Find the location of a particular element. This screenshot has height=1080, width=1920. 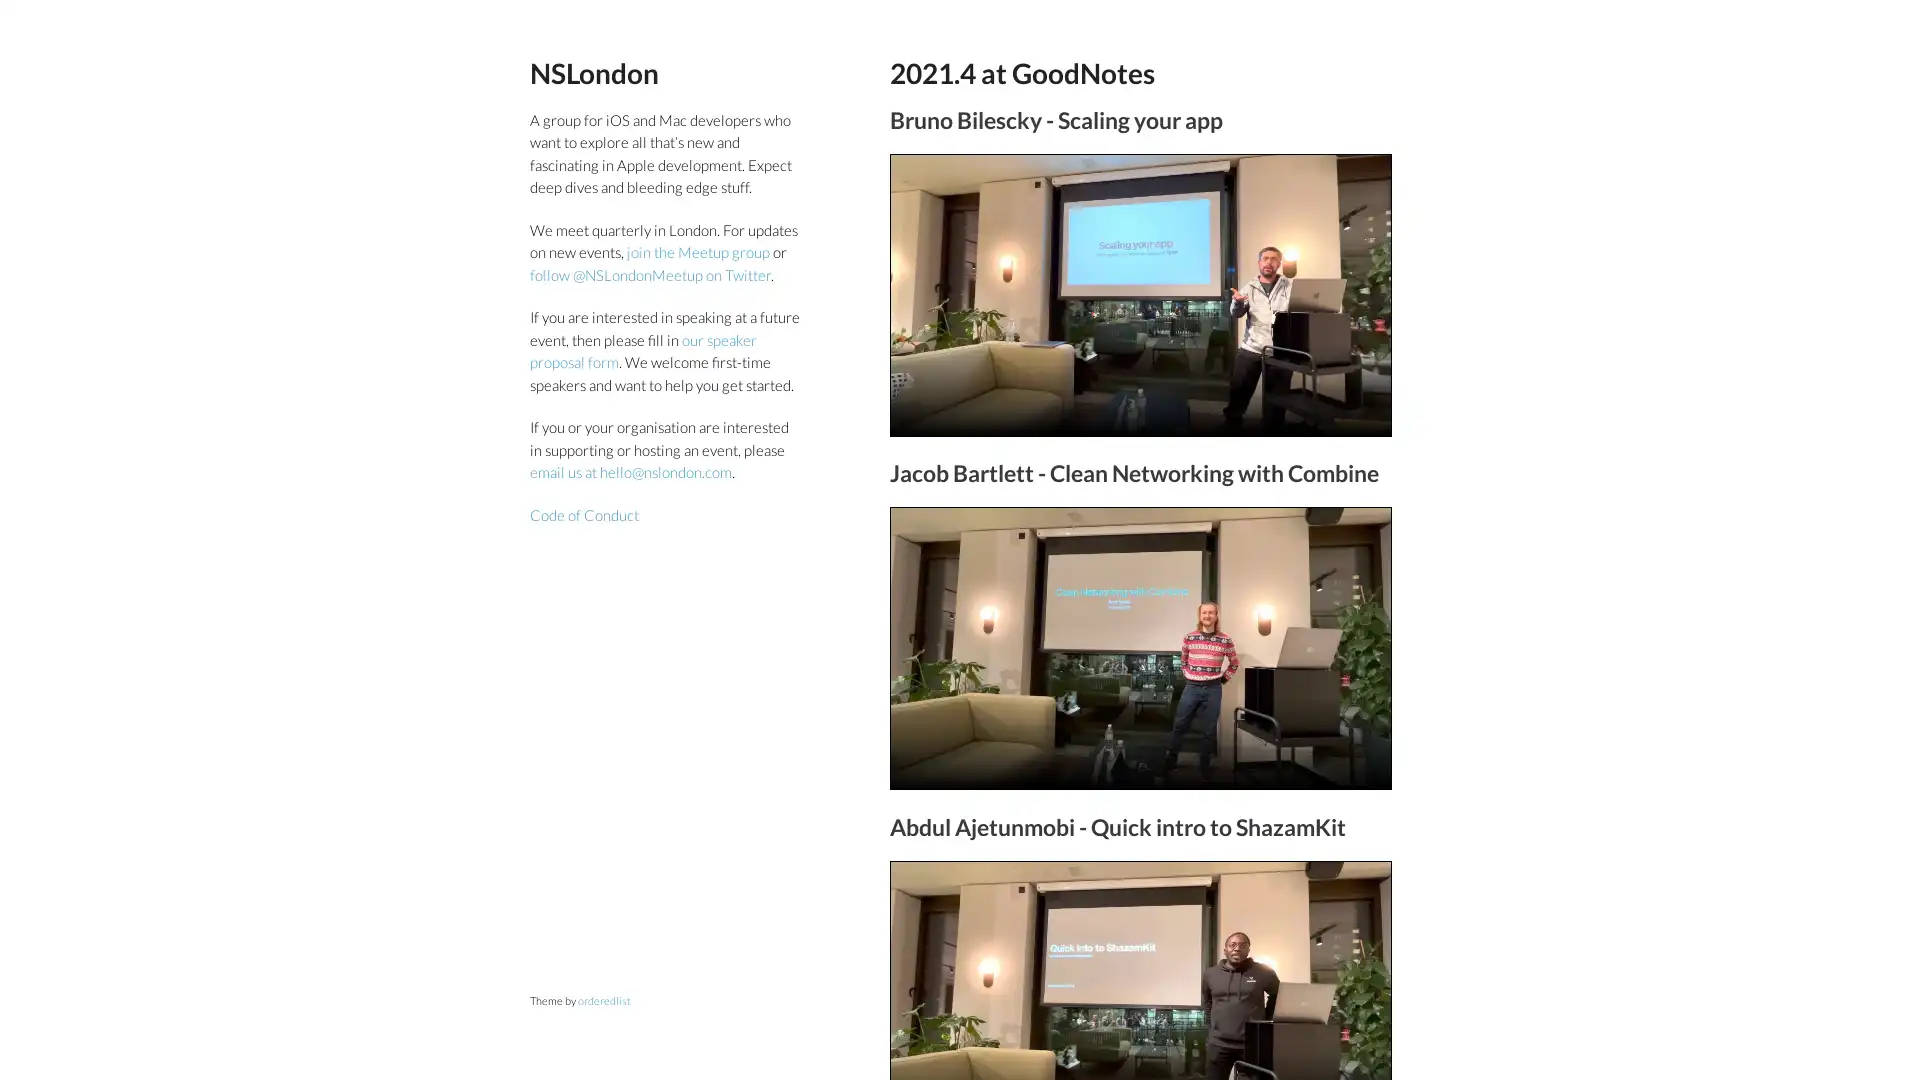

play is located at coordinates (914, 386).